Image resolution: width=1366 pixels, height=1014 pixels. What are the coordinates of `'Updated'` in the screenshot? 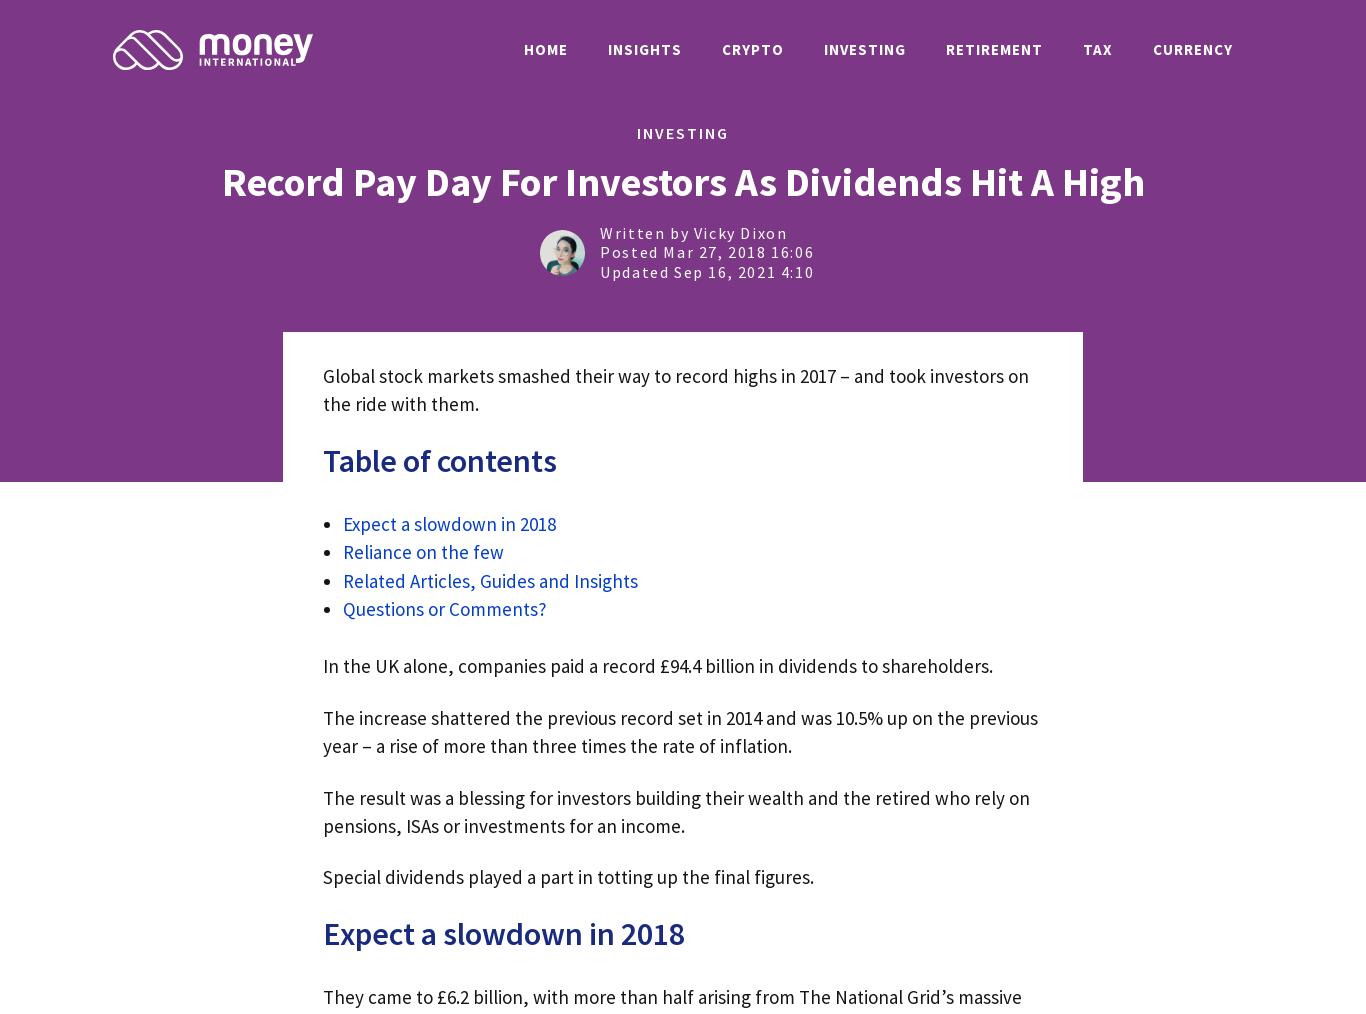 It's located at (635, 271).